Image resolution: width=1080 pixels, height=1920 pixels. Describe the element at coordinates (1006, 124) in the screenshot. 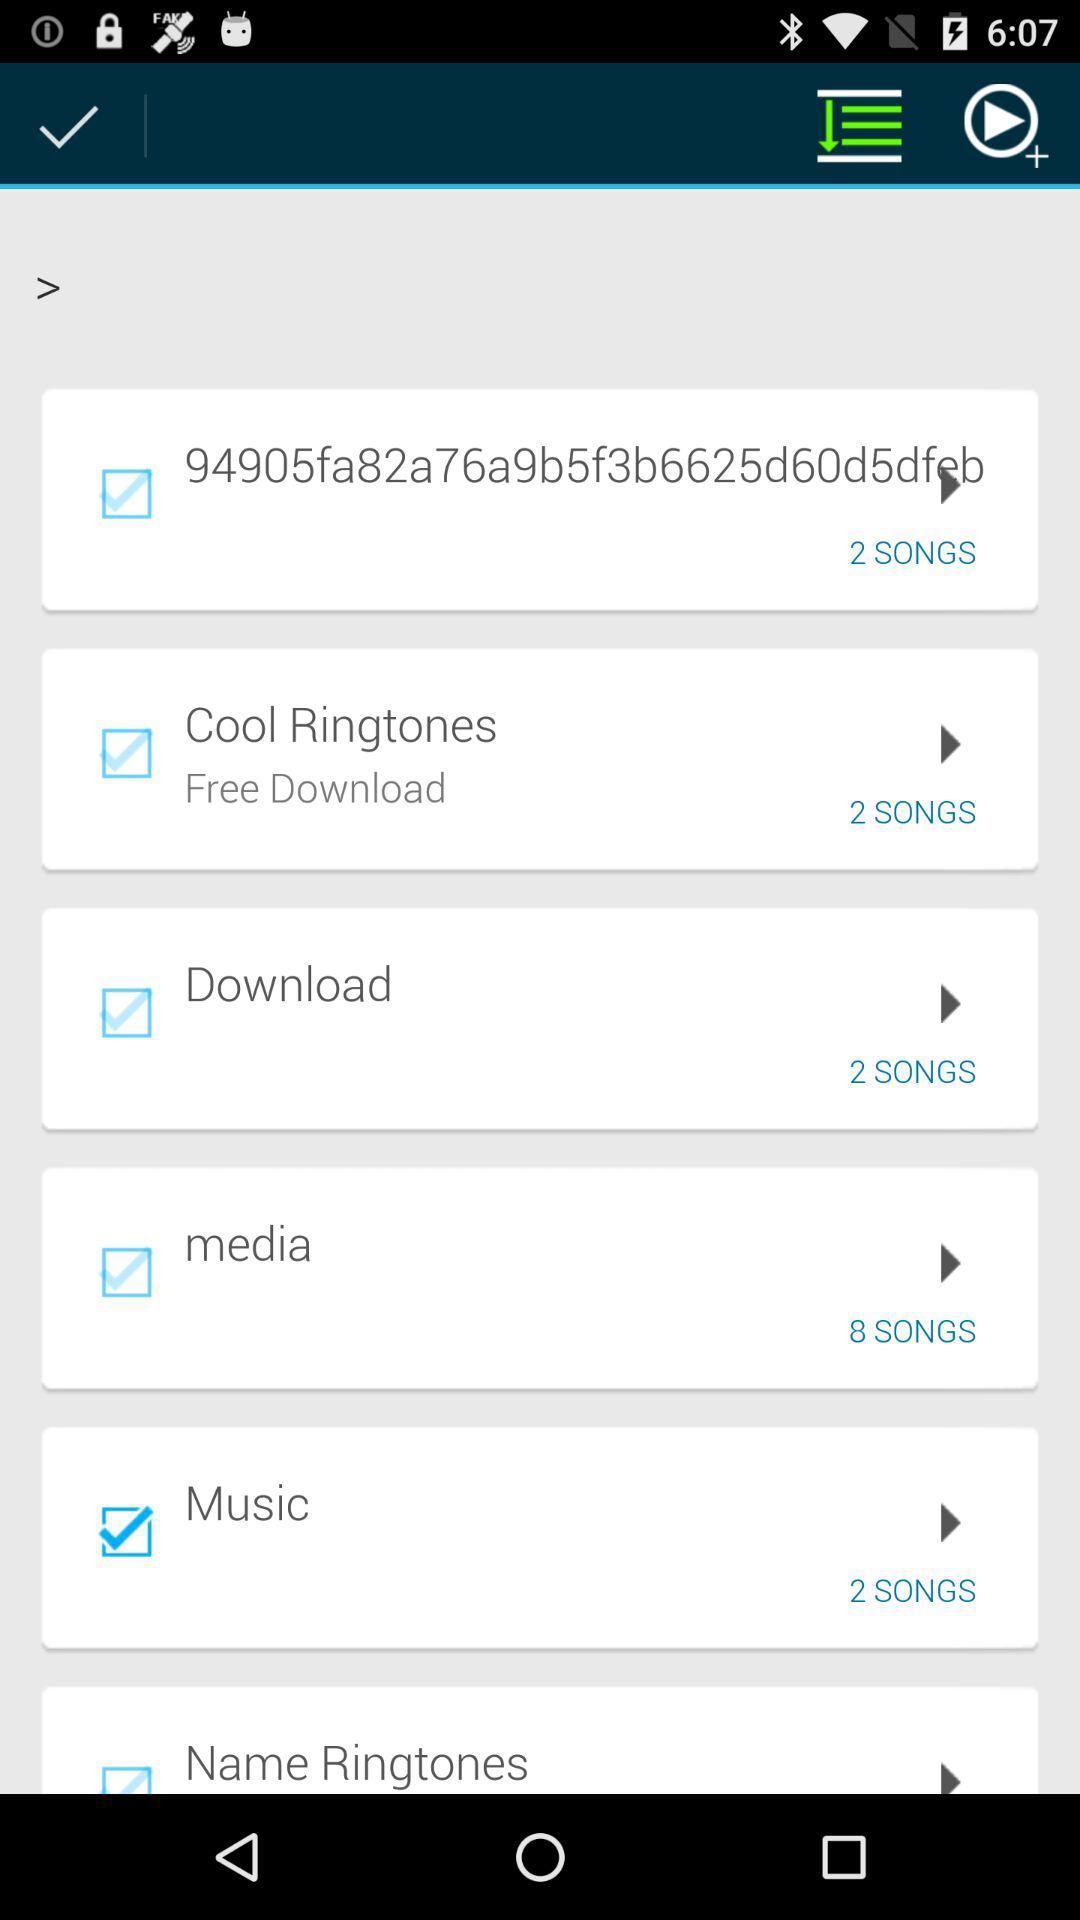

I see `the item above the > item` at that location.